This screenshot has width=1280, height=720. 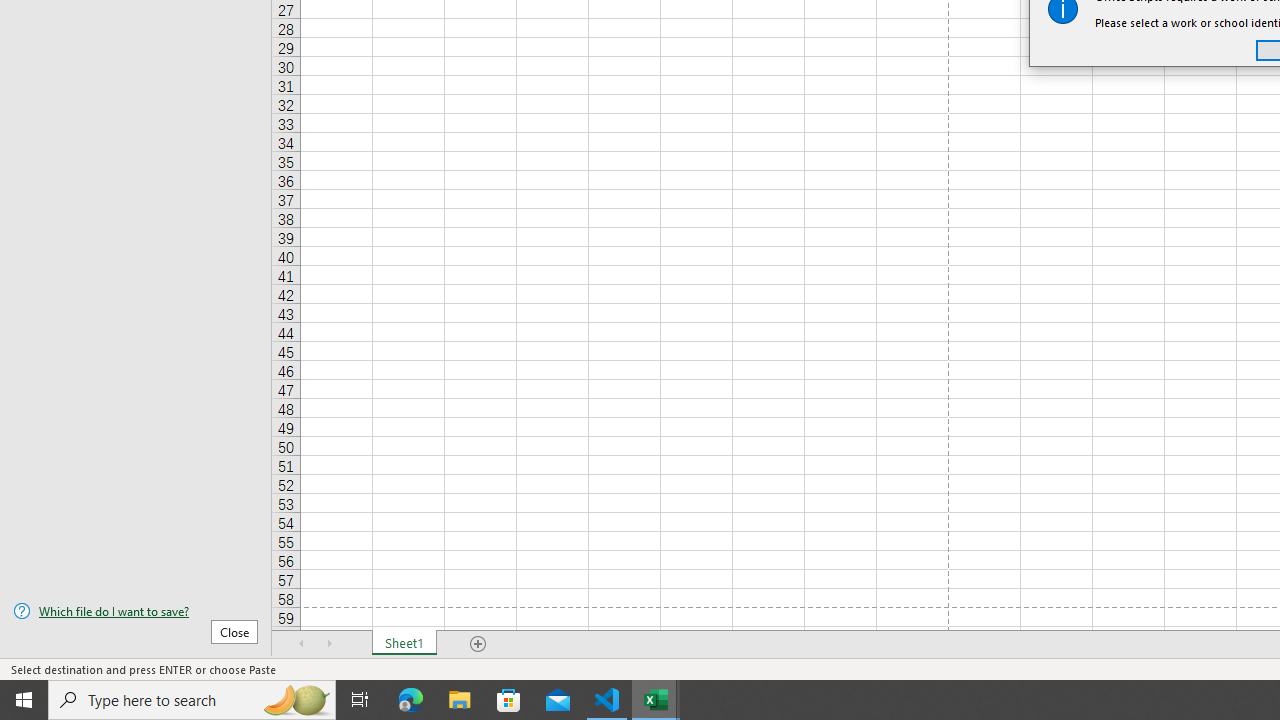 I want to click on 'Search highlights icon opens search home window', so click(x=294, y=698).